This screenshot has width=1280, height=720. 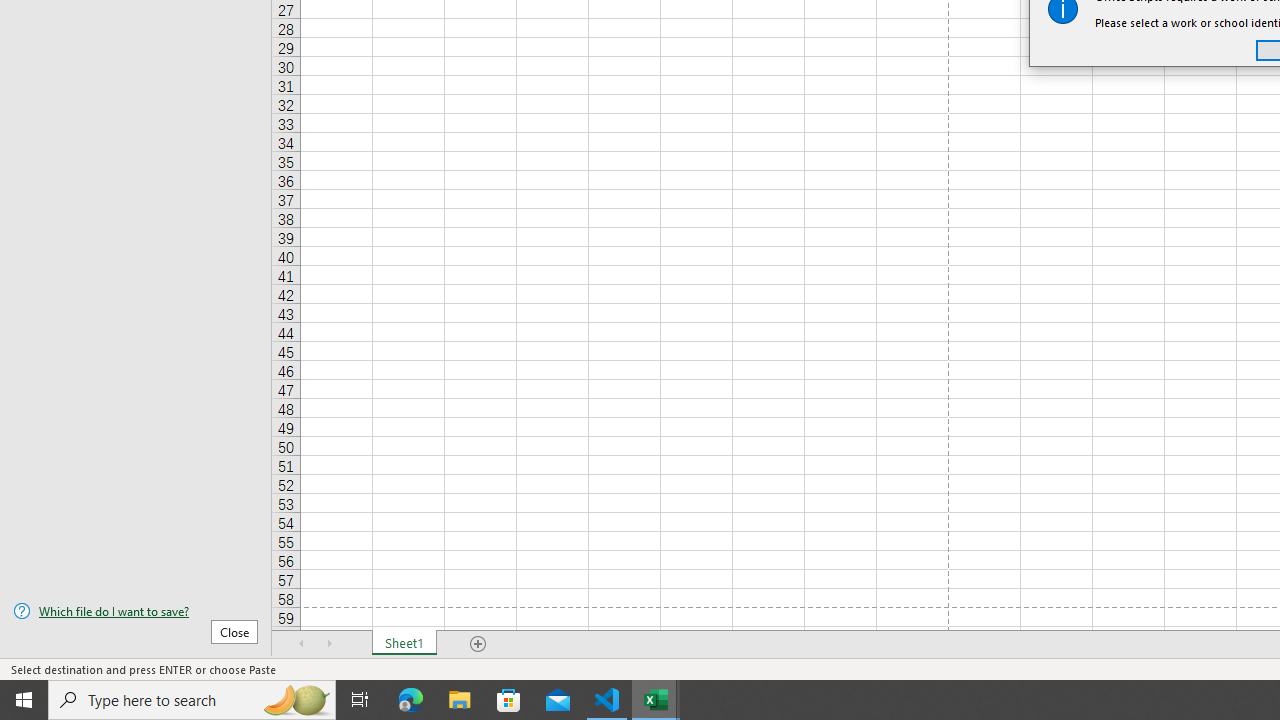 I want to click on 'Search highlights icon opens search home window', so click(x=294, y=698).